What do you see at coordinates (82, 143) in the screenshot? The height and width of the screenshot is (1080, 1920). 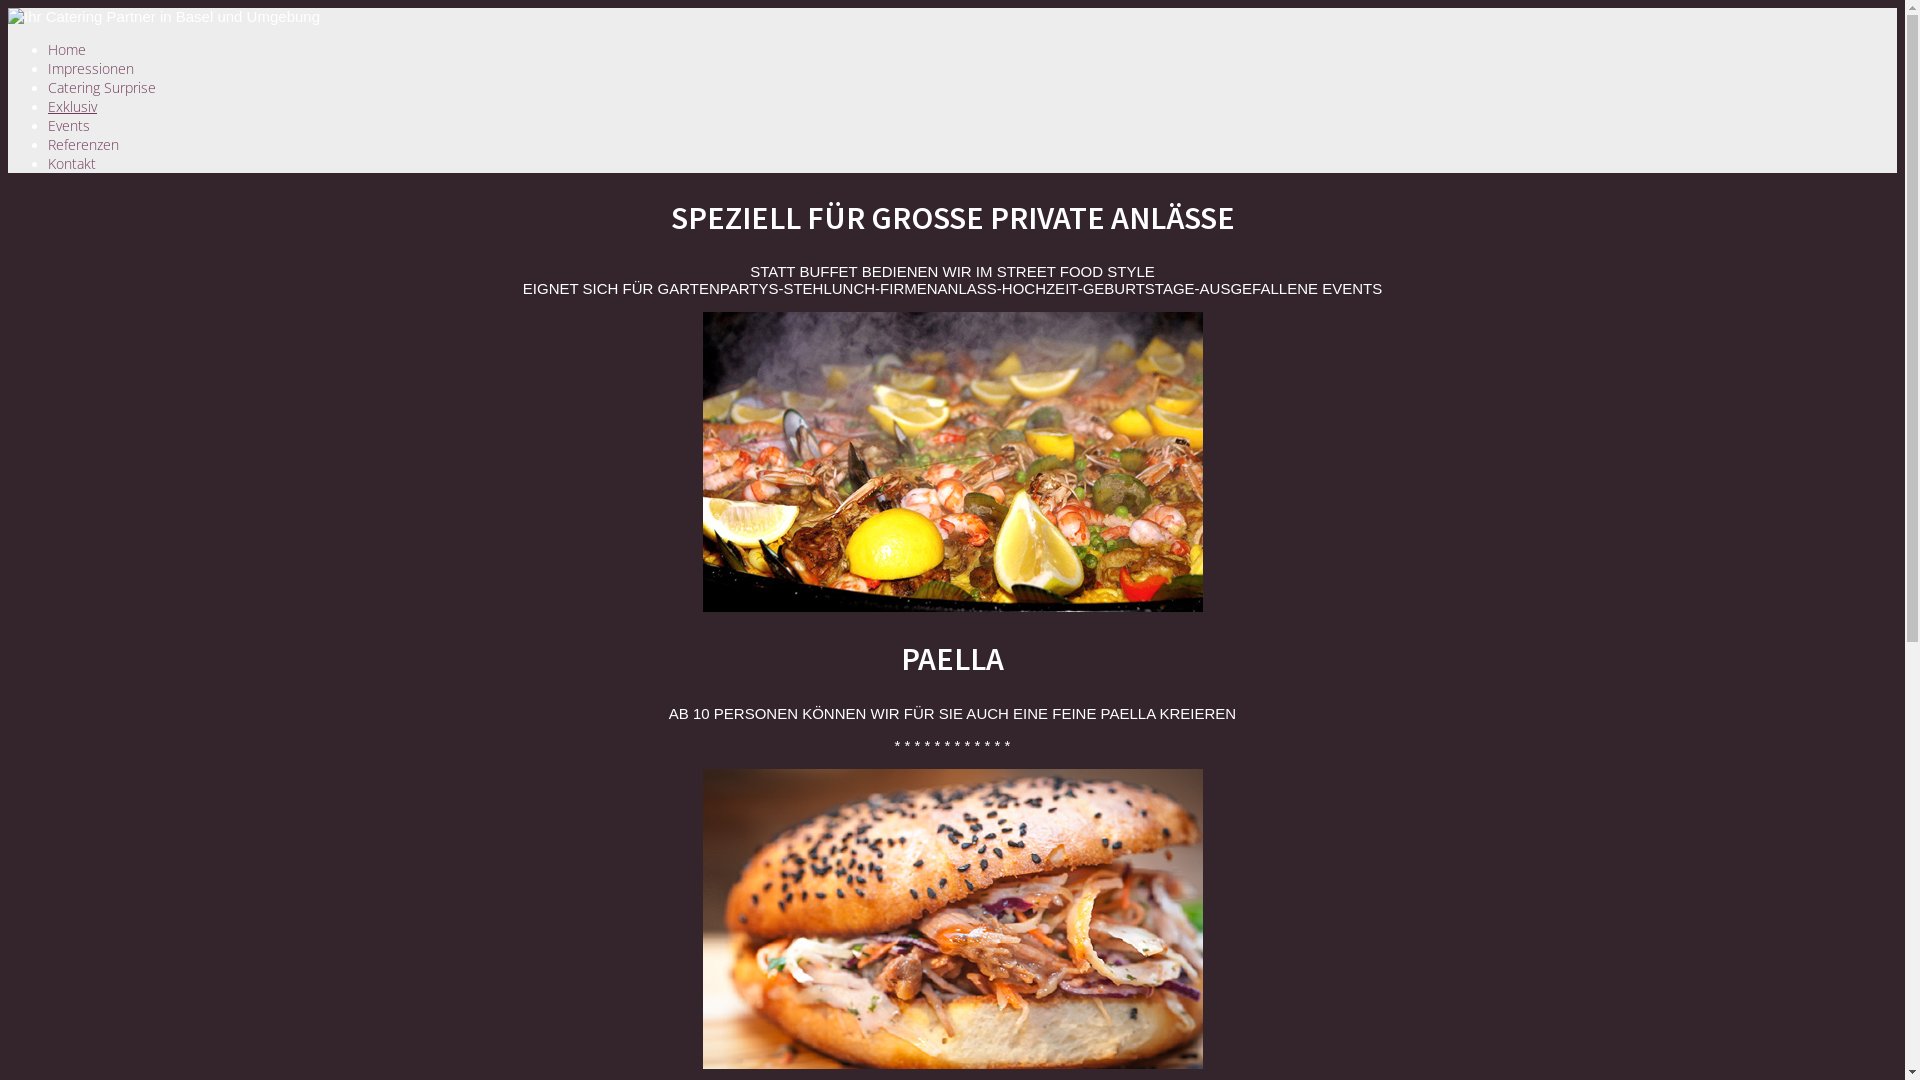 I see `'Referenzen'` at bounding box center [82, 143].